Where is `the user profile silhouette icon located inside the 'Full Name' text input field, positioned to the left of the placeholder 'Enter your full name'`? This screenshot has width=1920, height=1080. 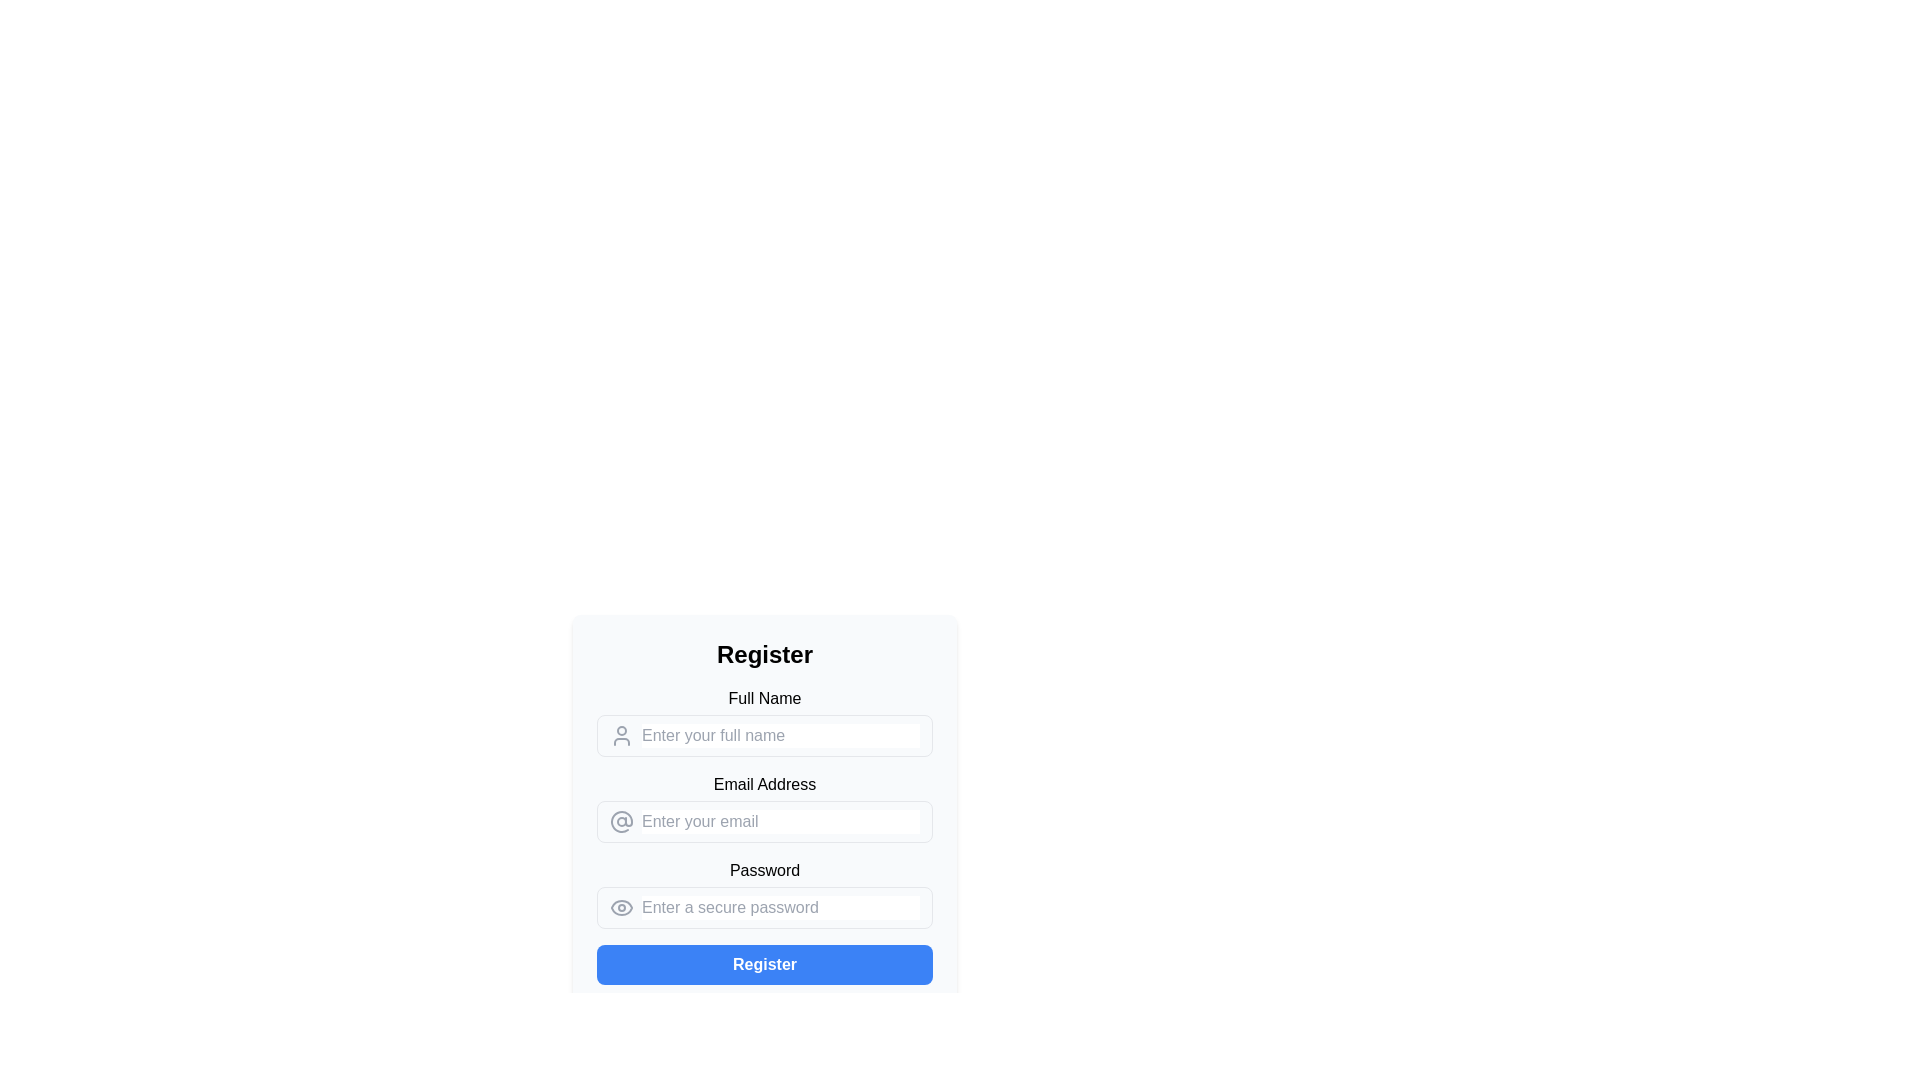 the user profile silhouette icon located inside the 'Full Name' text input field, positioned to the left of the placeholder 'Enter your full name' is located at coordinates (621, 736).